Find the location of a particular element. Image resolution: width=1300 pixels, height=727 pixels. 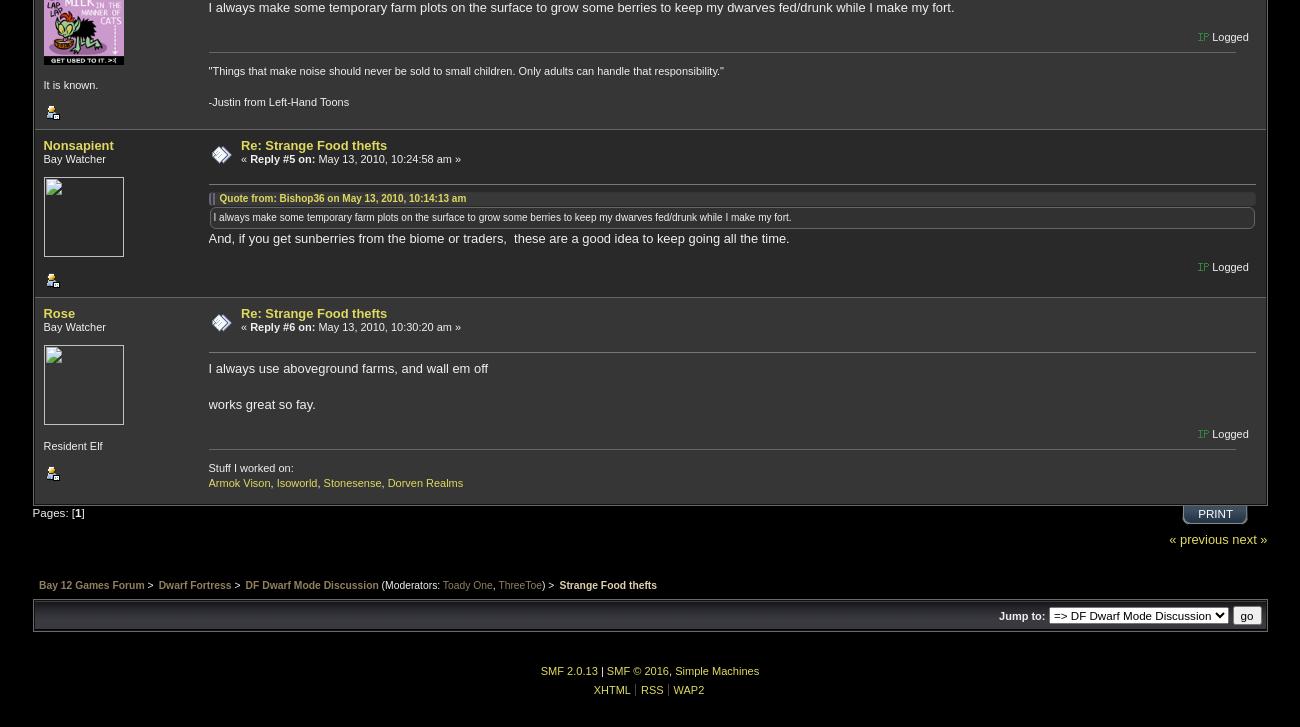

'Isoworld' is located at coordinates (296, 482).